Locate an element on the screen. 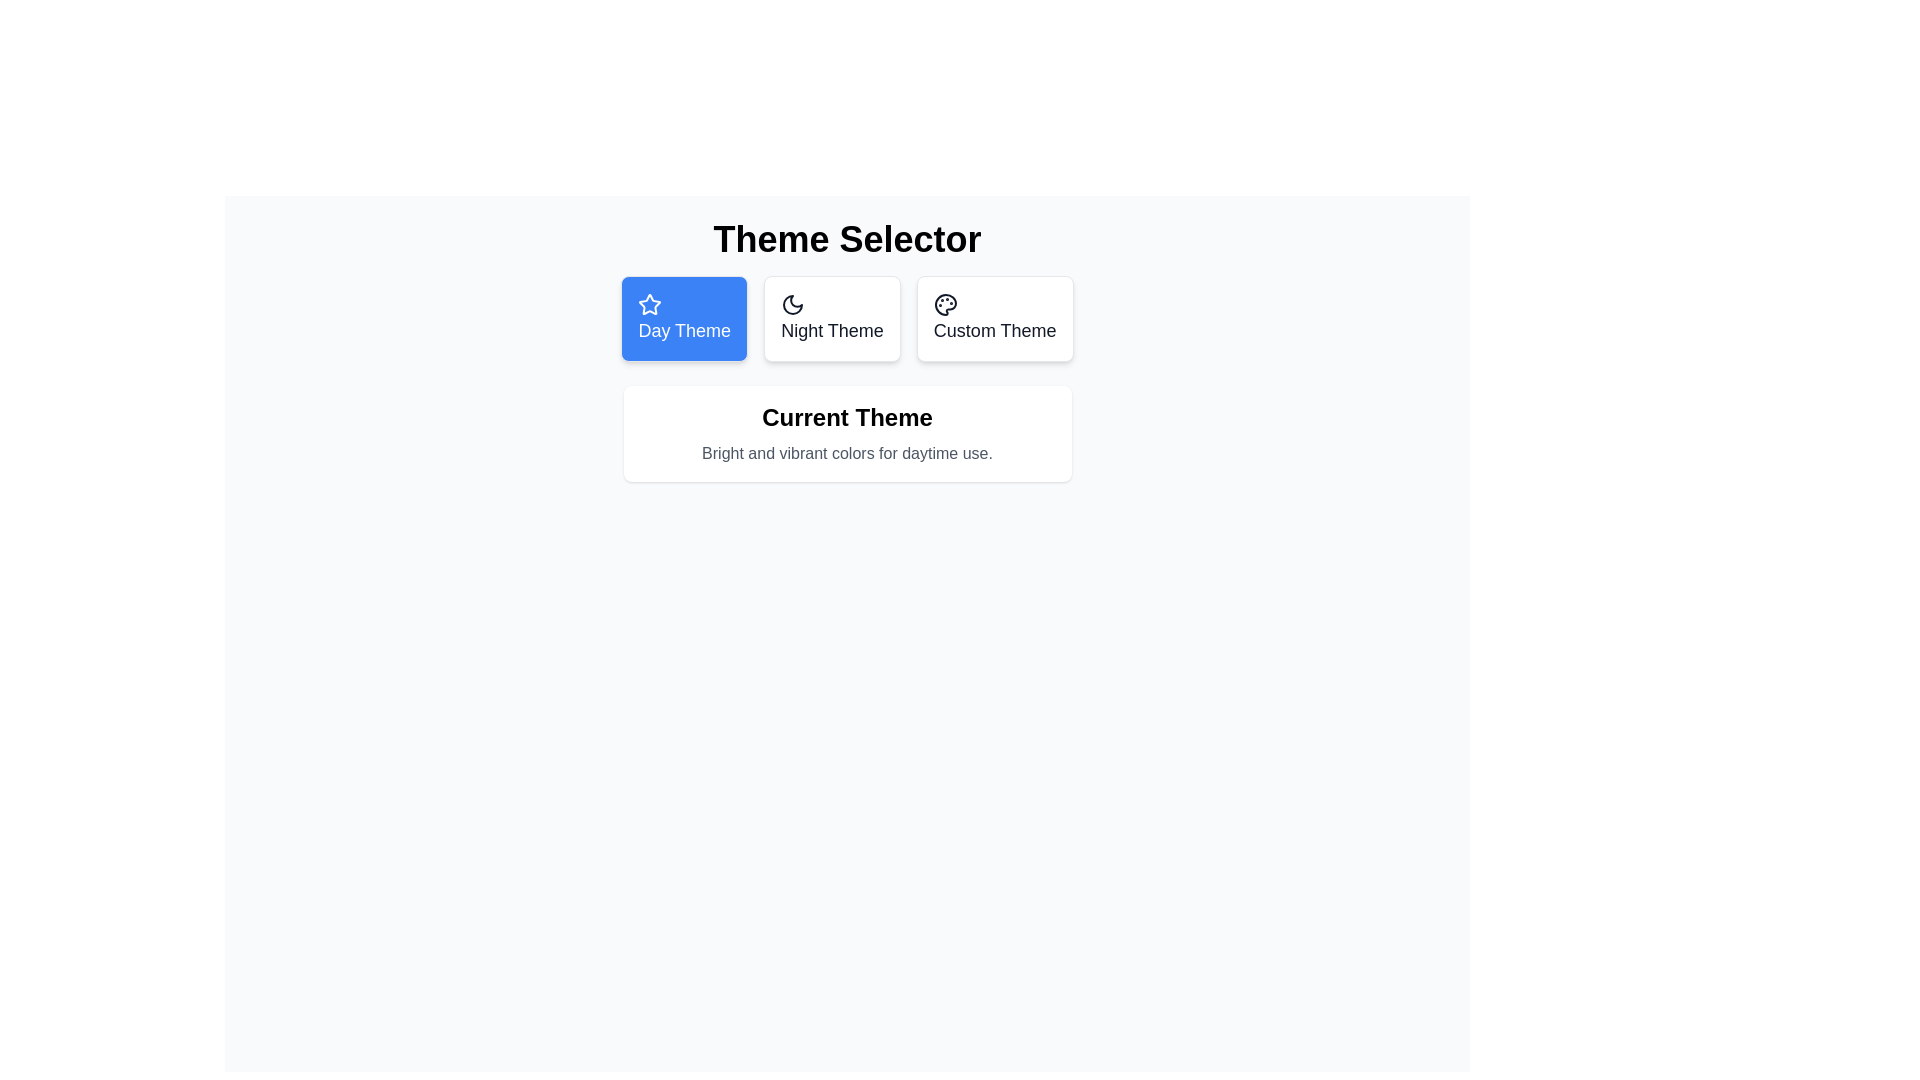 Image resolution: width=1920 pixels, height=1080 pixels. the theme button Day Theme to observe its hover effect is located at coordinates (684, 318).